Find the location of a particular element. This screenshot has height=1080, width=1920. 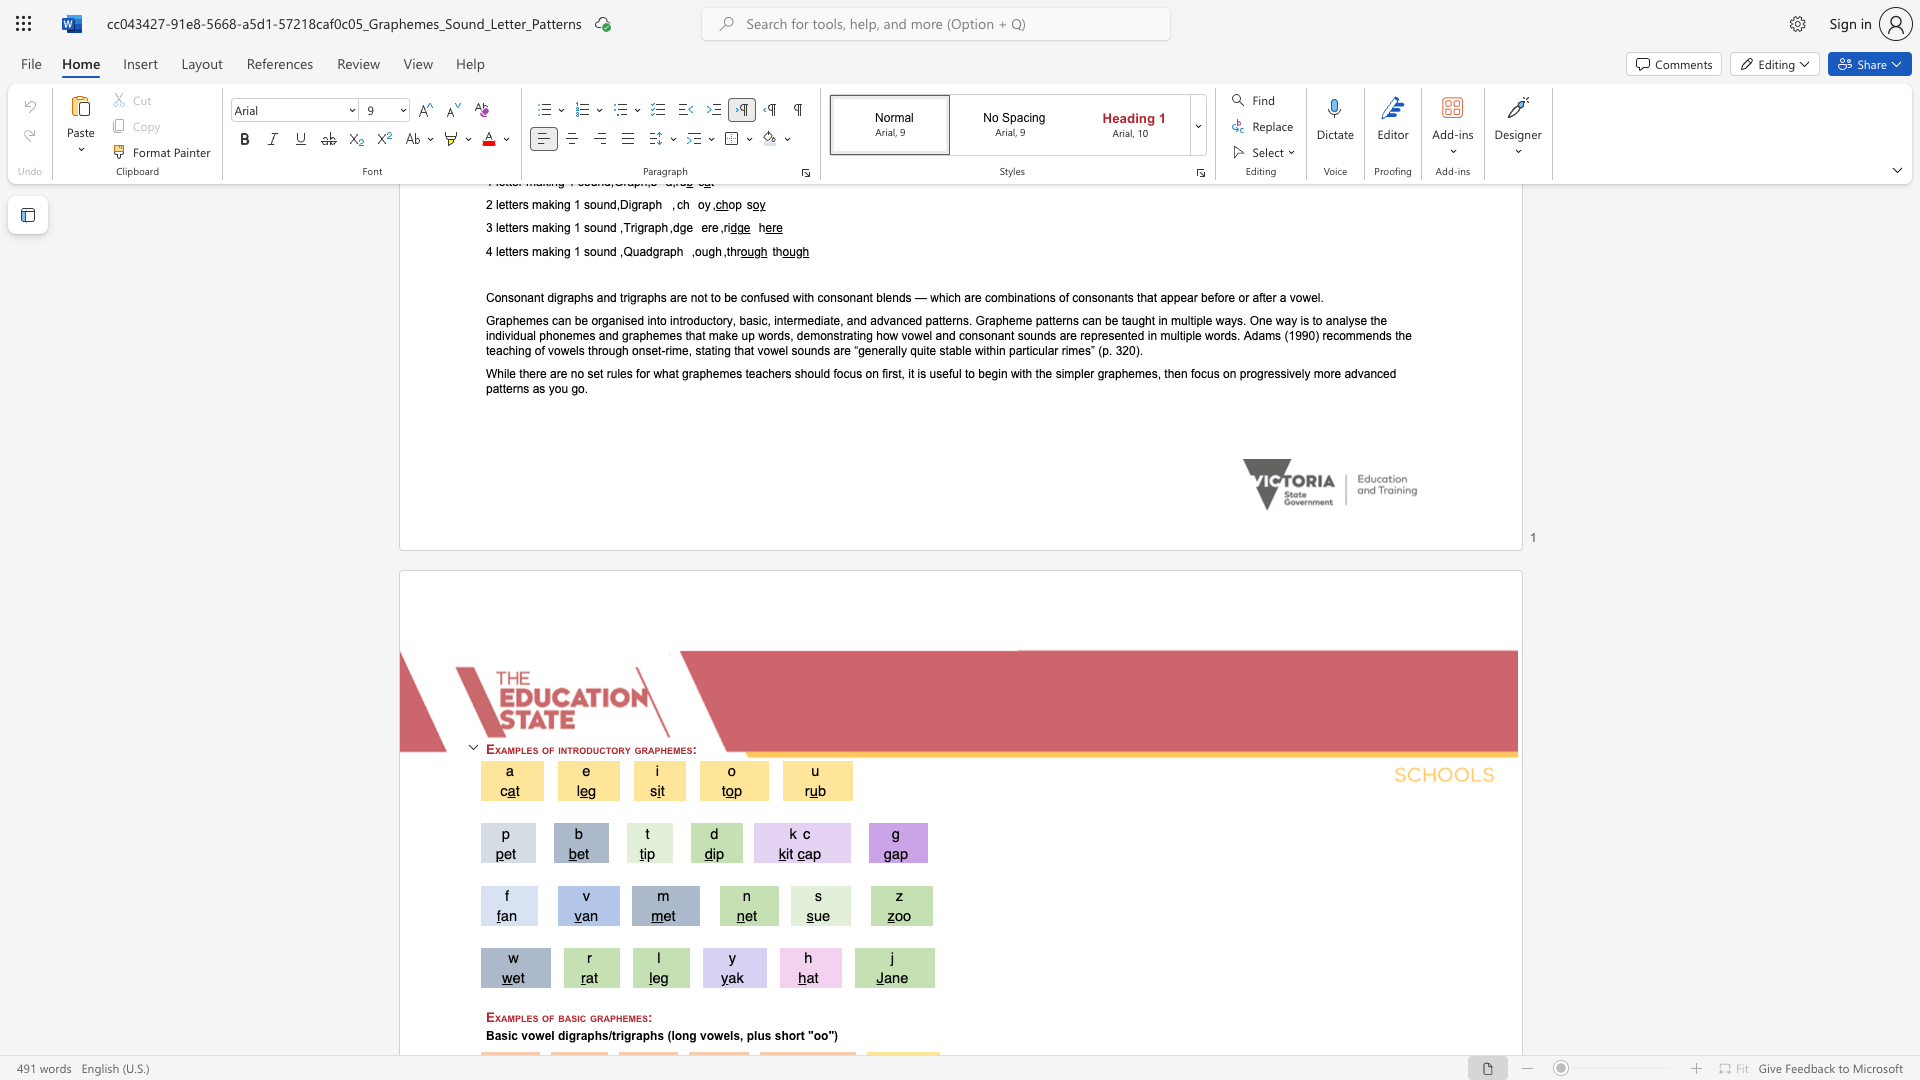

the 1th character "f" in the text is located at coordinates (551, 749).